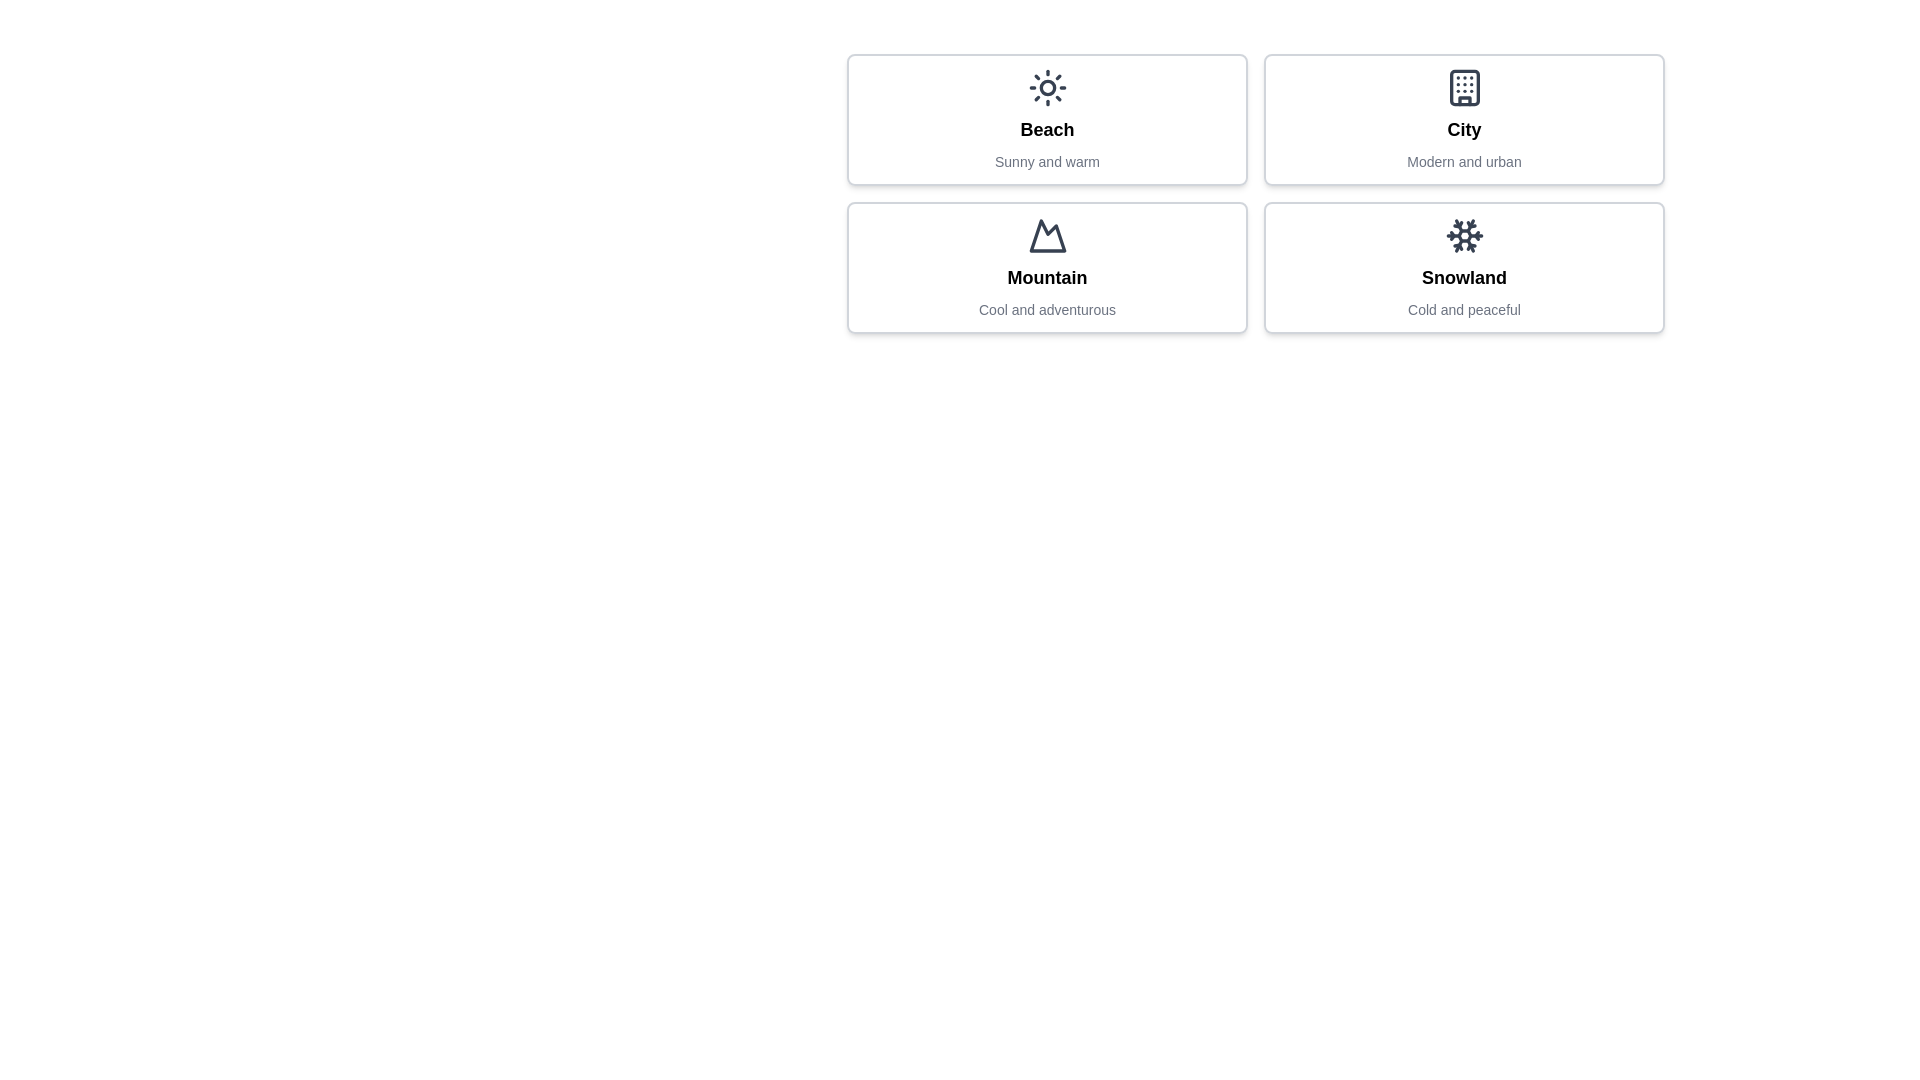 The image size is (1920, 1080). What do you see at coordinates (1464, 277) in the screenshot?
I see `the text element identifying 'Snowland', which is positioned below a snowflake icon in the interactive card` at bounding box center [1464, 277].